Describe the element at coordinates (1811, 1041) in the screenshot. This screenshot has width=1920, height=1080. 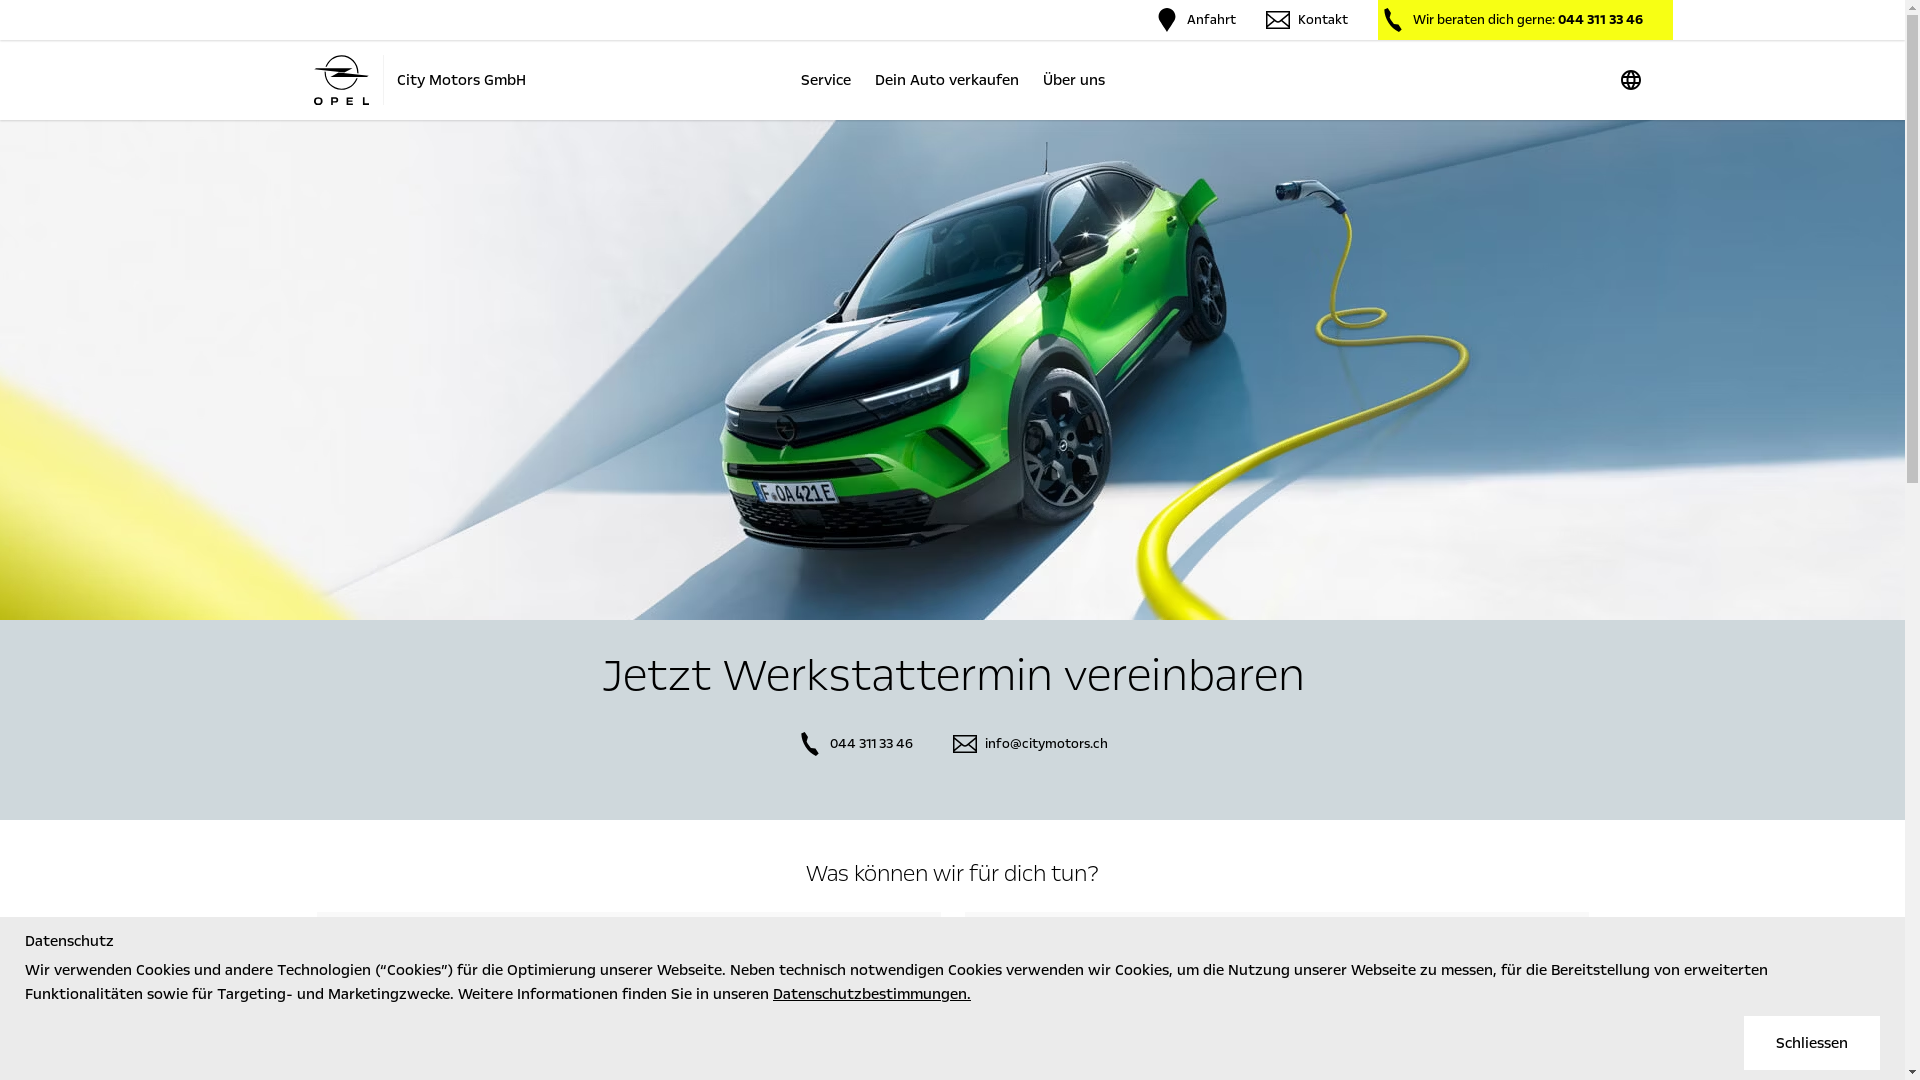
I see `'Schliessen'` at that location.